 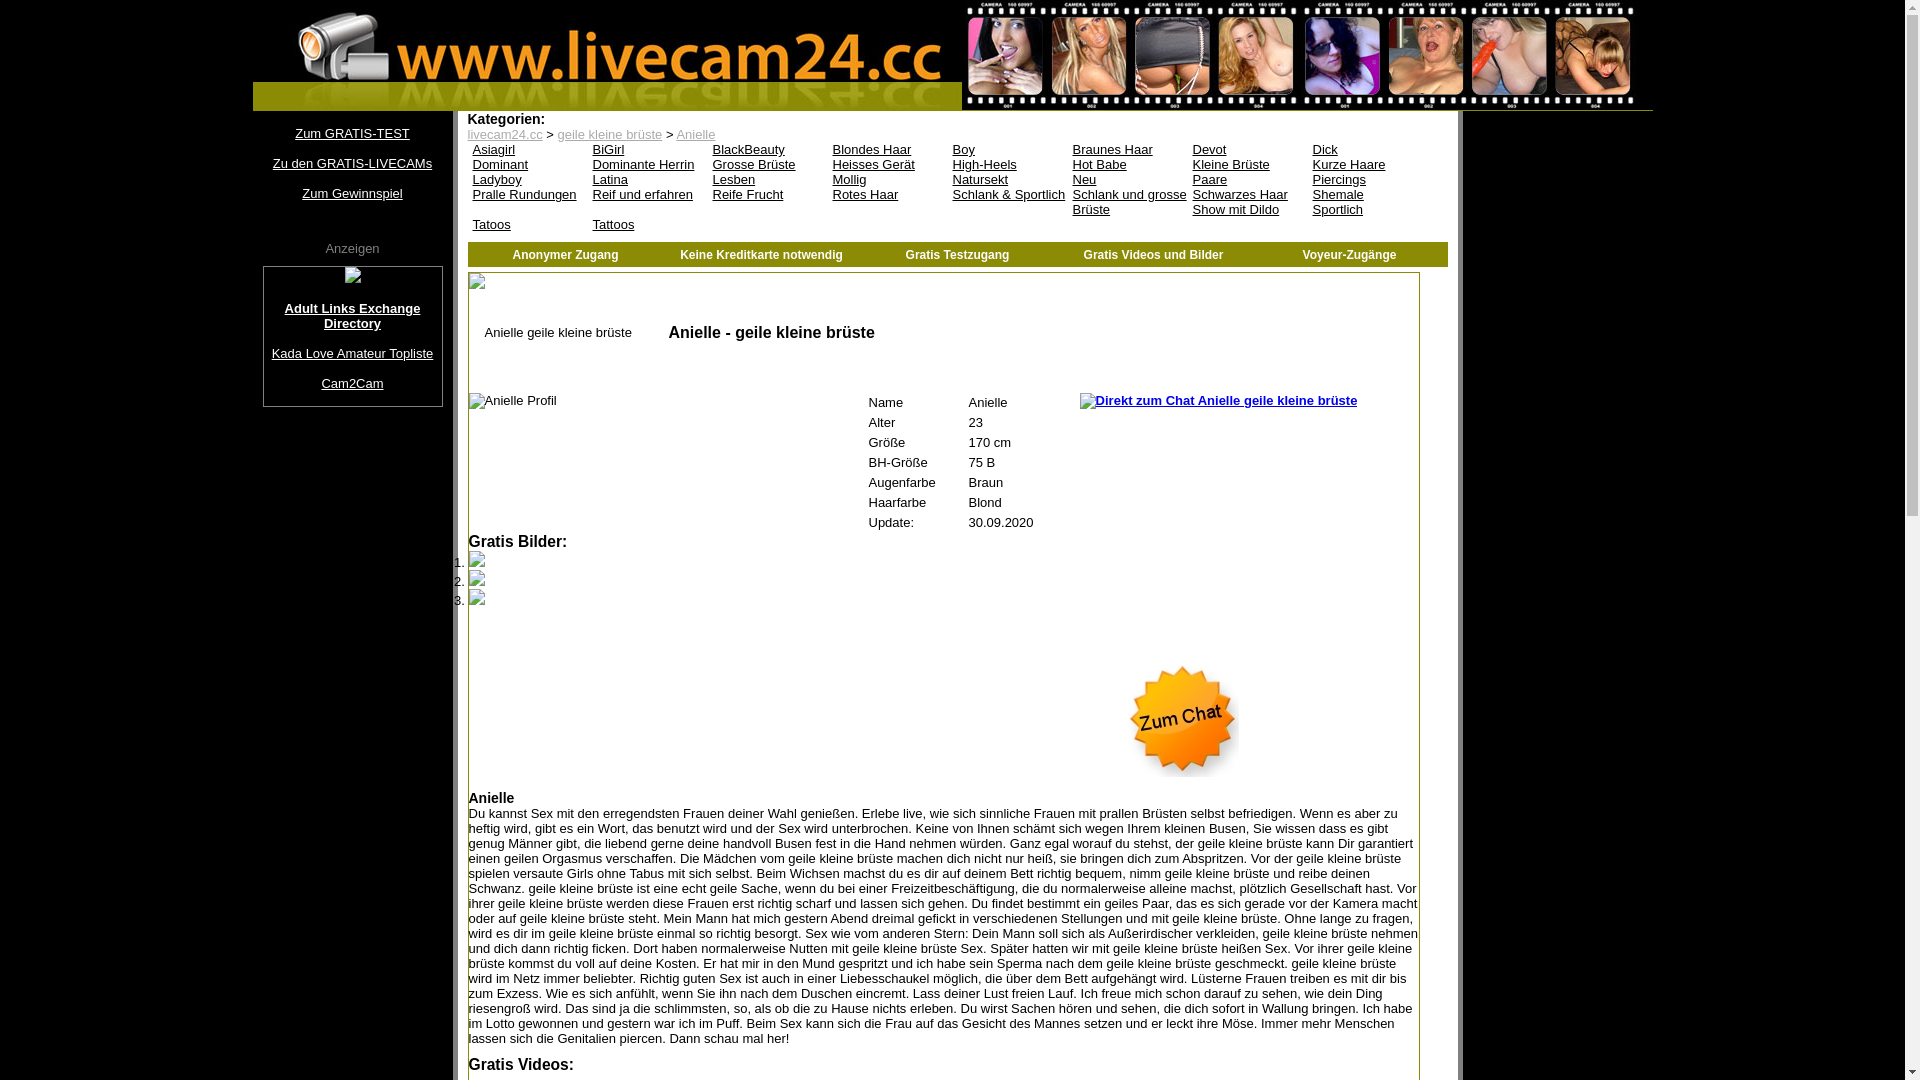 What do you see at coordinates (1367, 163) in the screenshot?
I see `'Kurze Haare'` at bounding box center [1367, 163].